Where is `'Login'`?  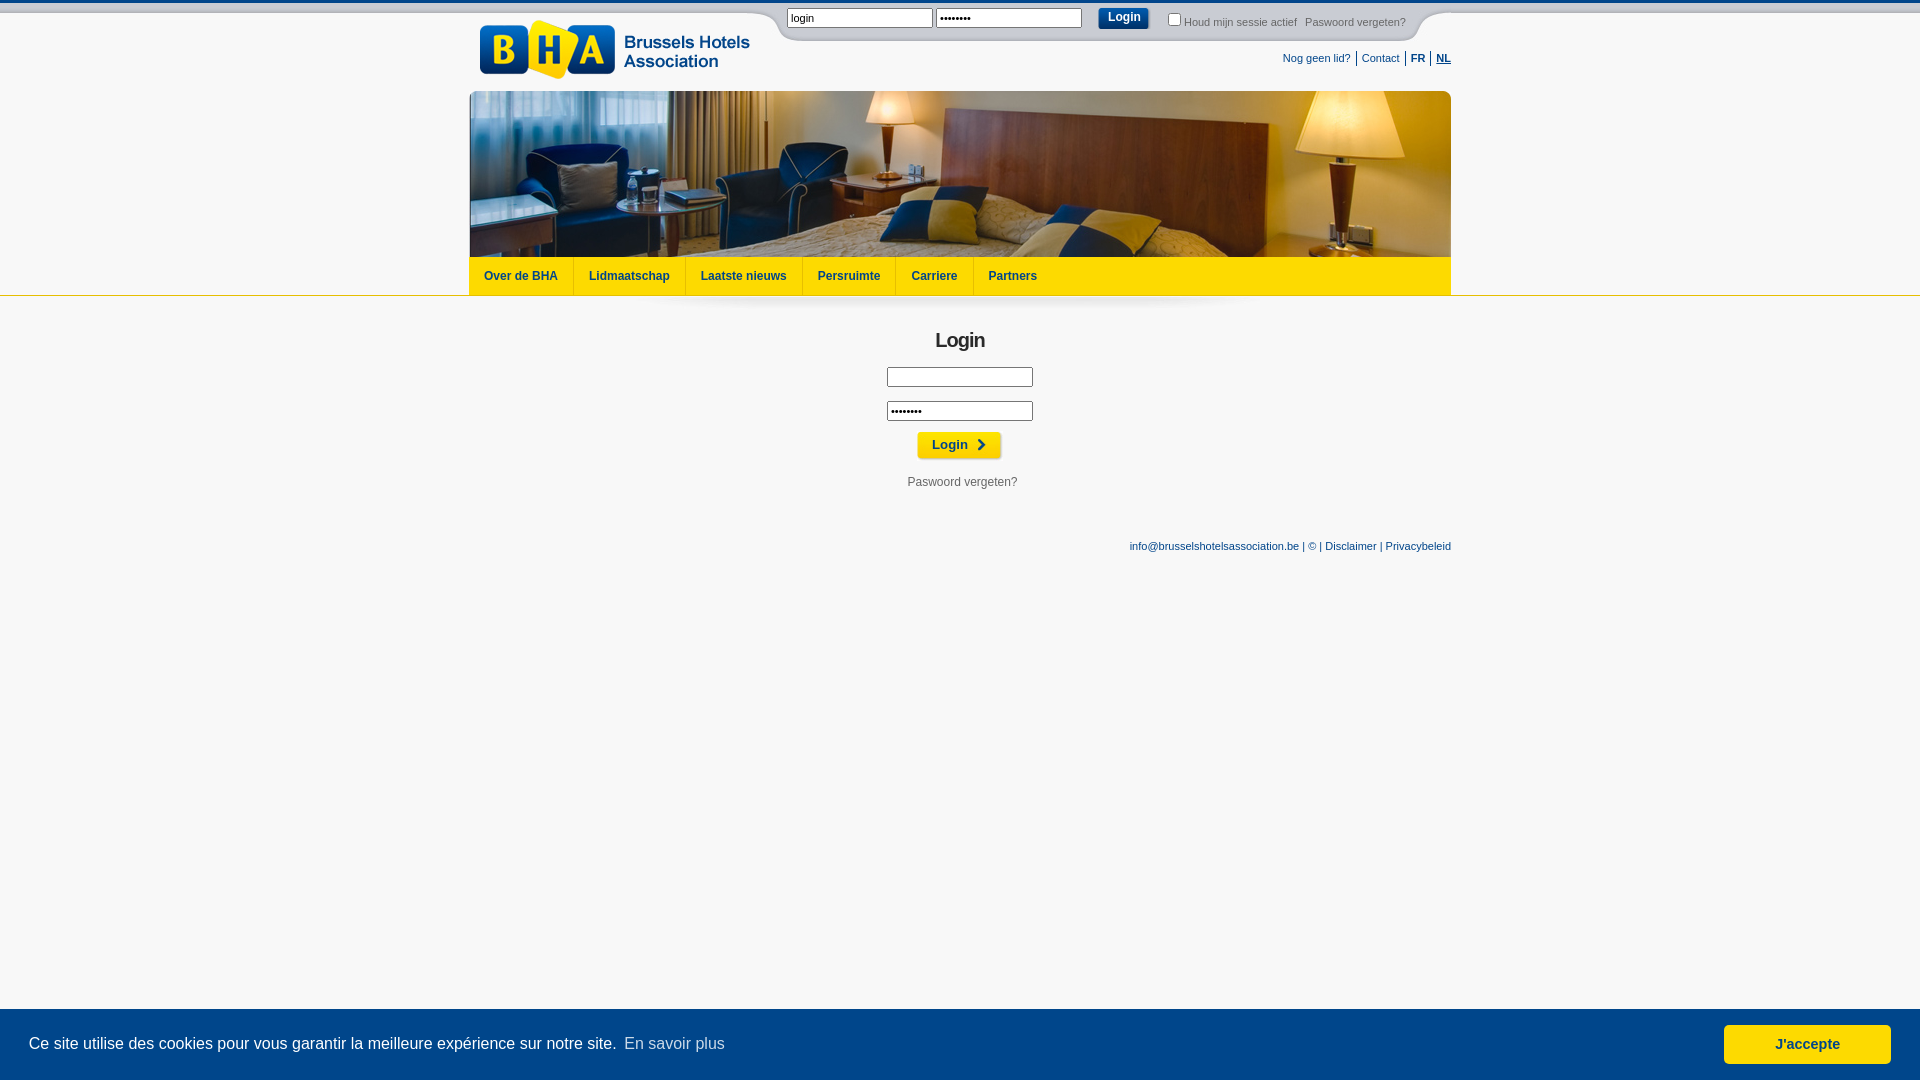 'Login' is located at coordinates (1124, 18).